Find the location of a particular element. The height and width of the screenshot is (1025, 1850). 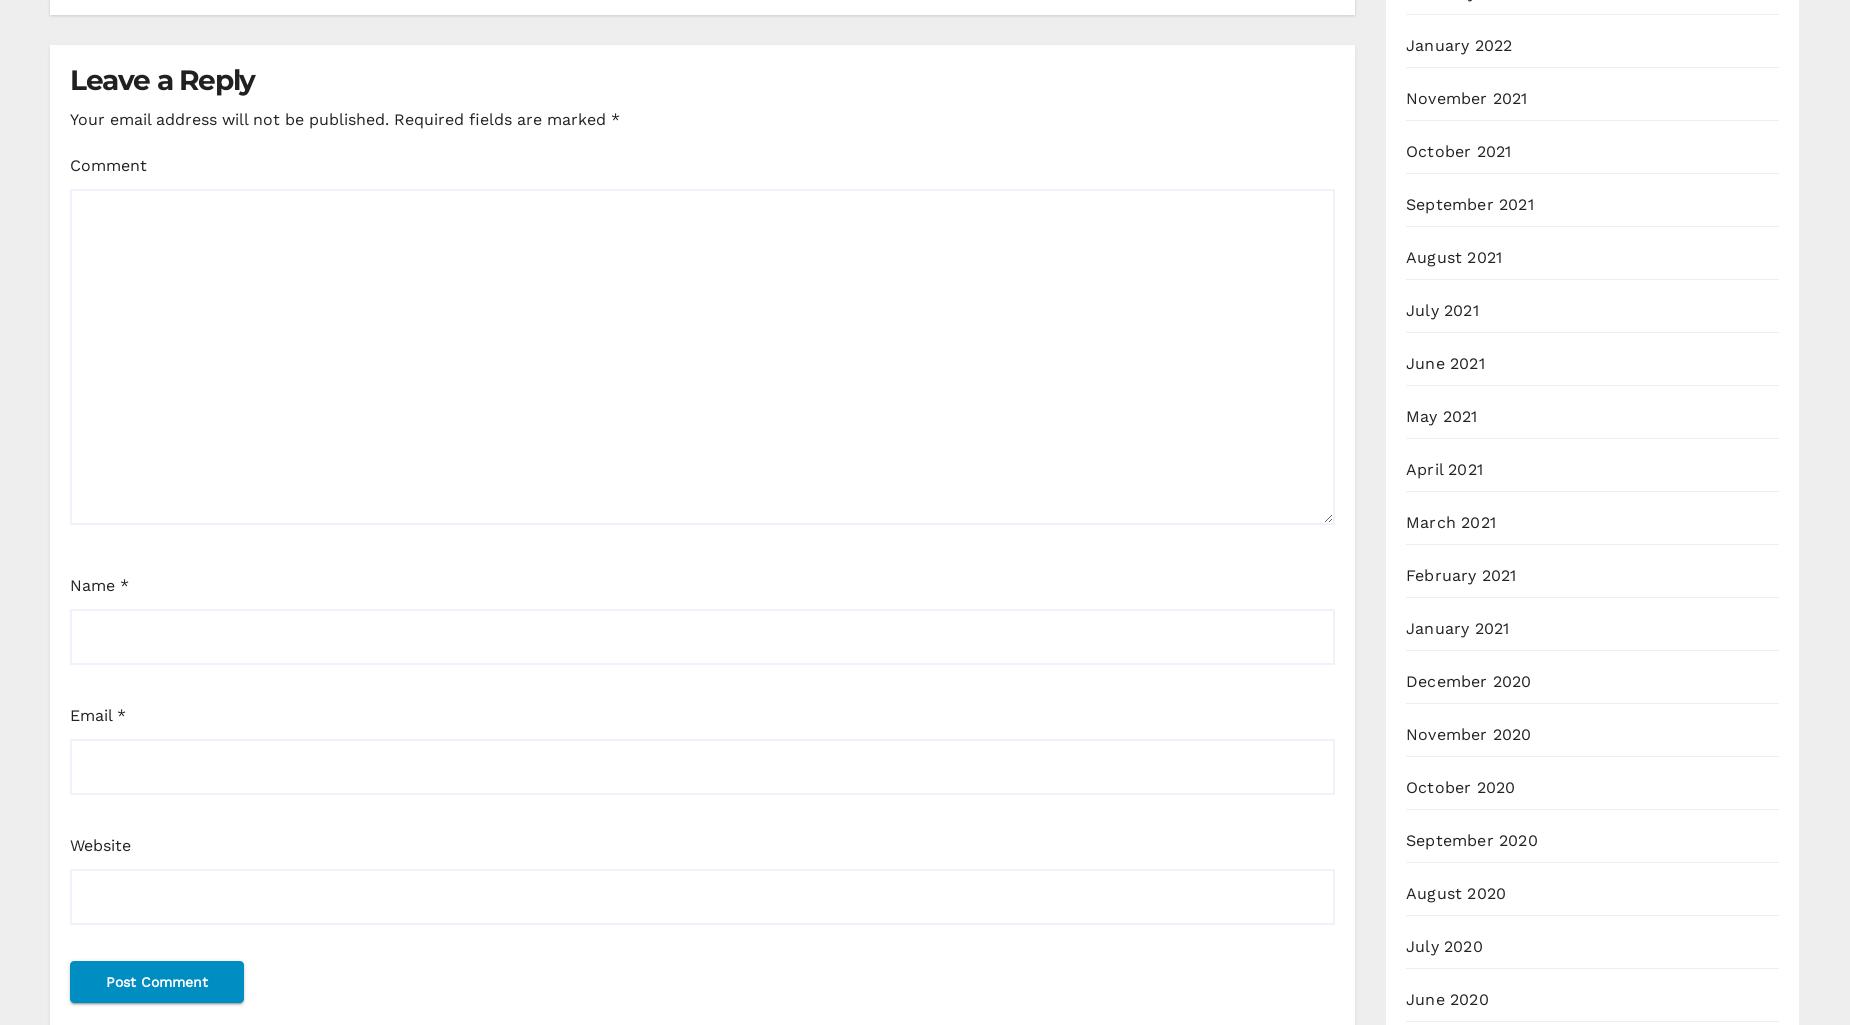

'June 2020' is located at coordinates (1406, 998).